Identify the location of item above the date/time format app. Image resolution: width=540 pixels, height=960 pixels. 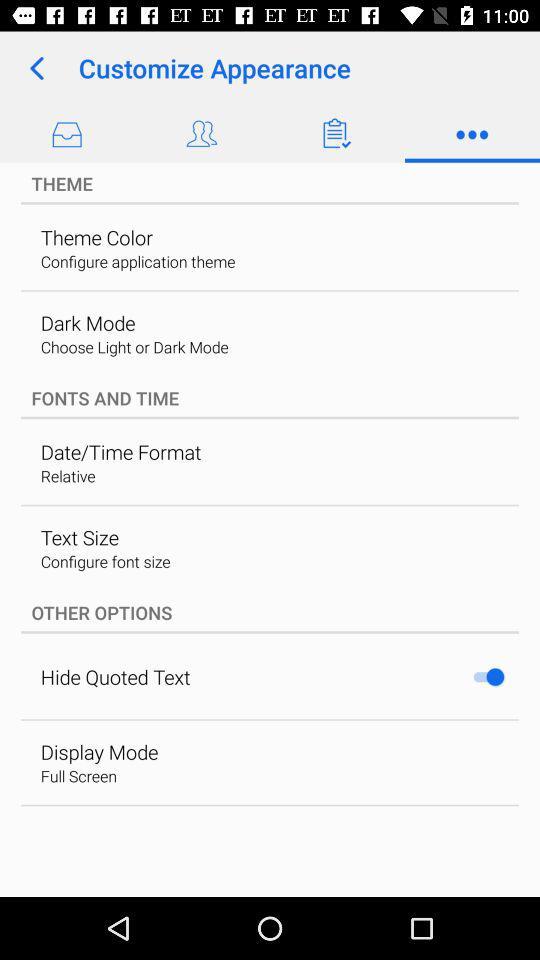
(270, 397).